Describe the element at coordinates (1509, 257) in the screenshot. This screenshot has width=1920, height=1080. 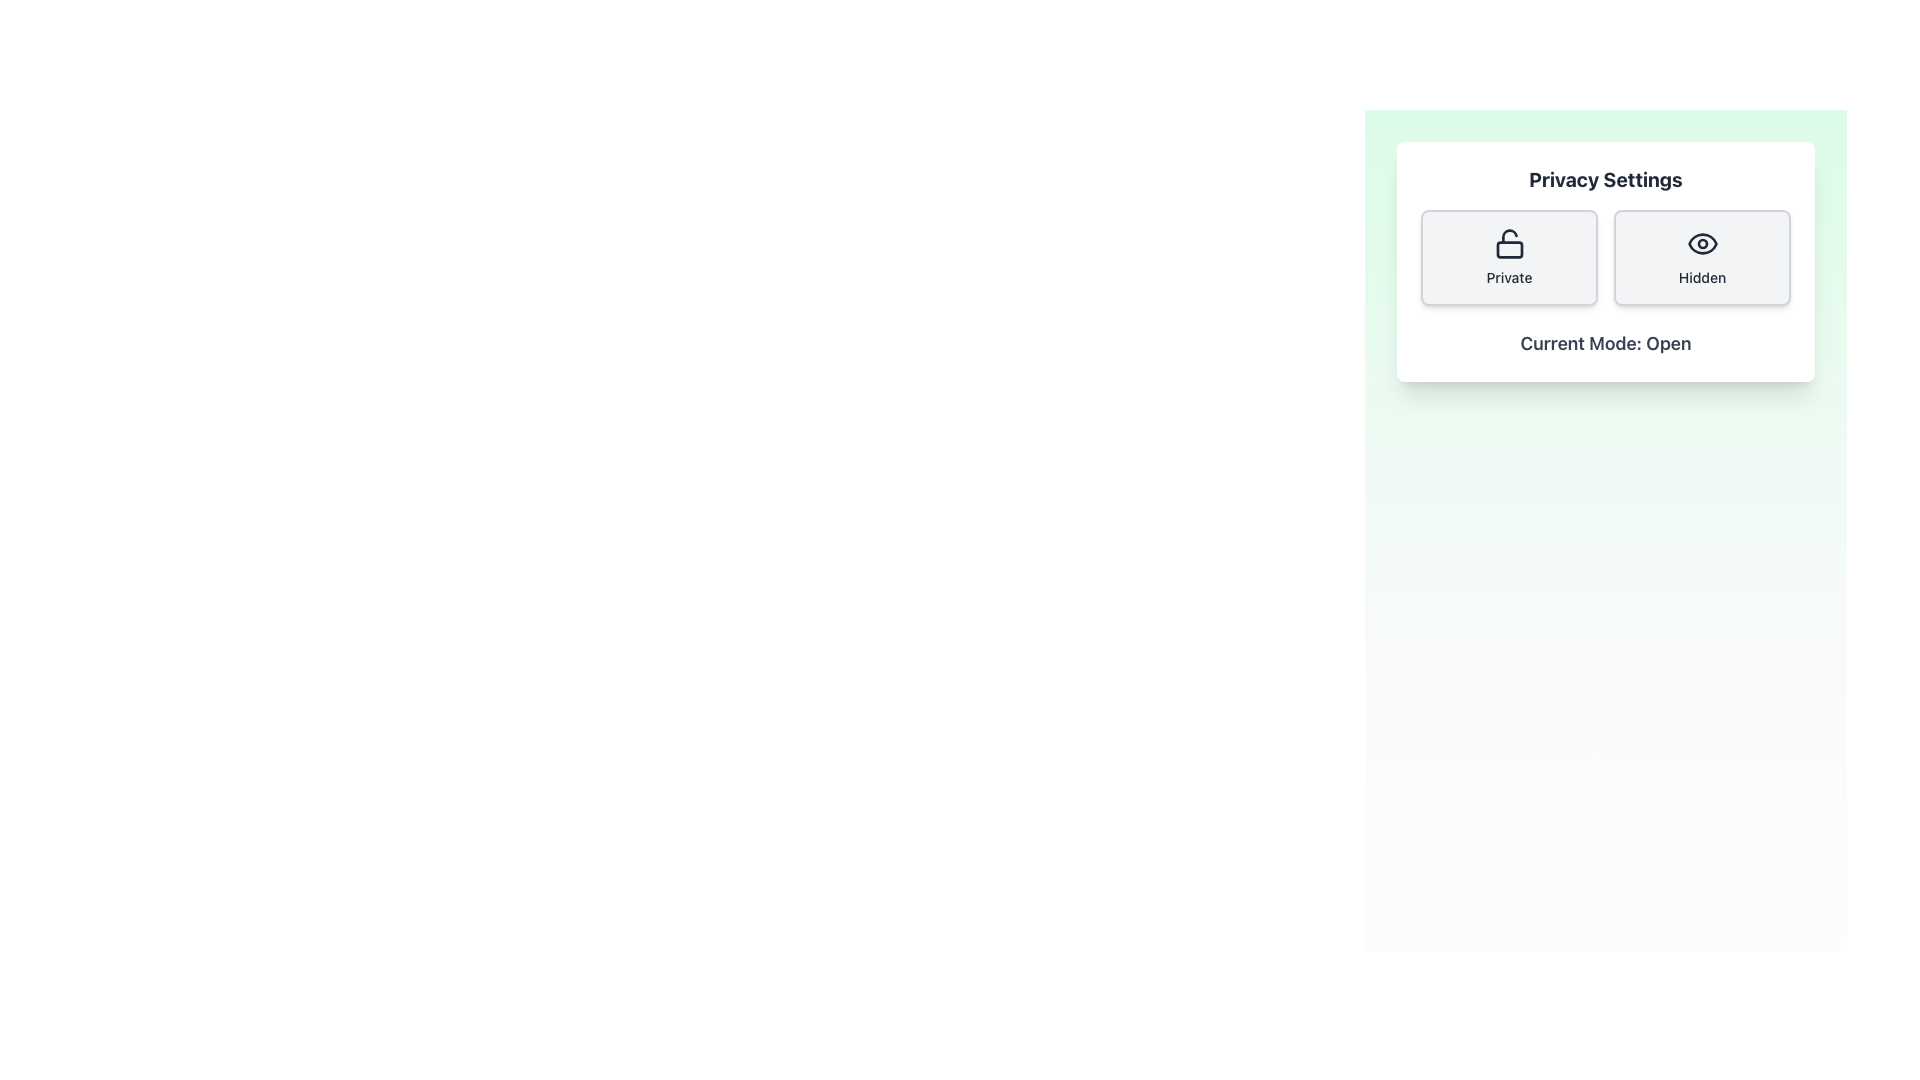
I see `the 'Private' button` at that location.